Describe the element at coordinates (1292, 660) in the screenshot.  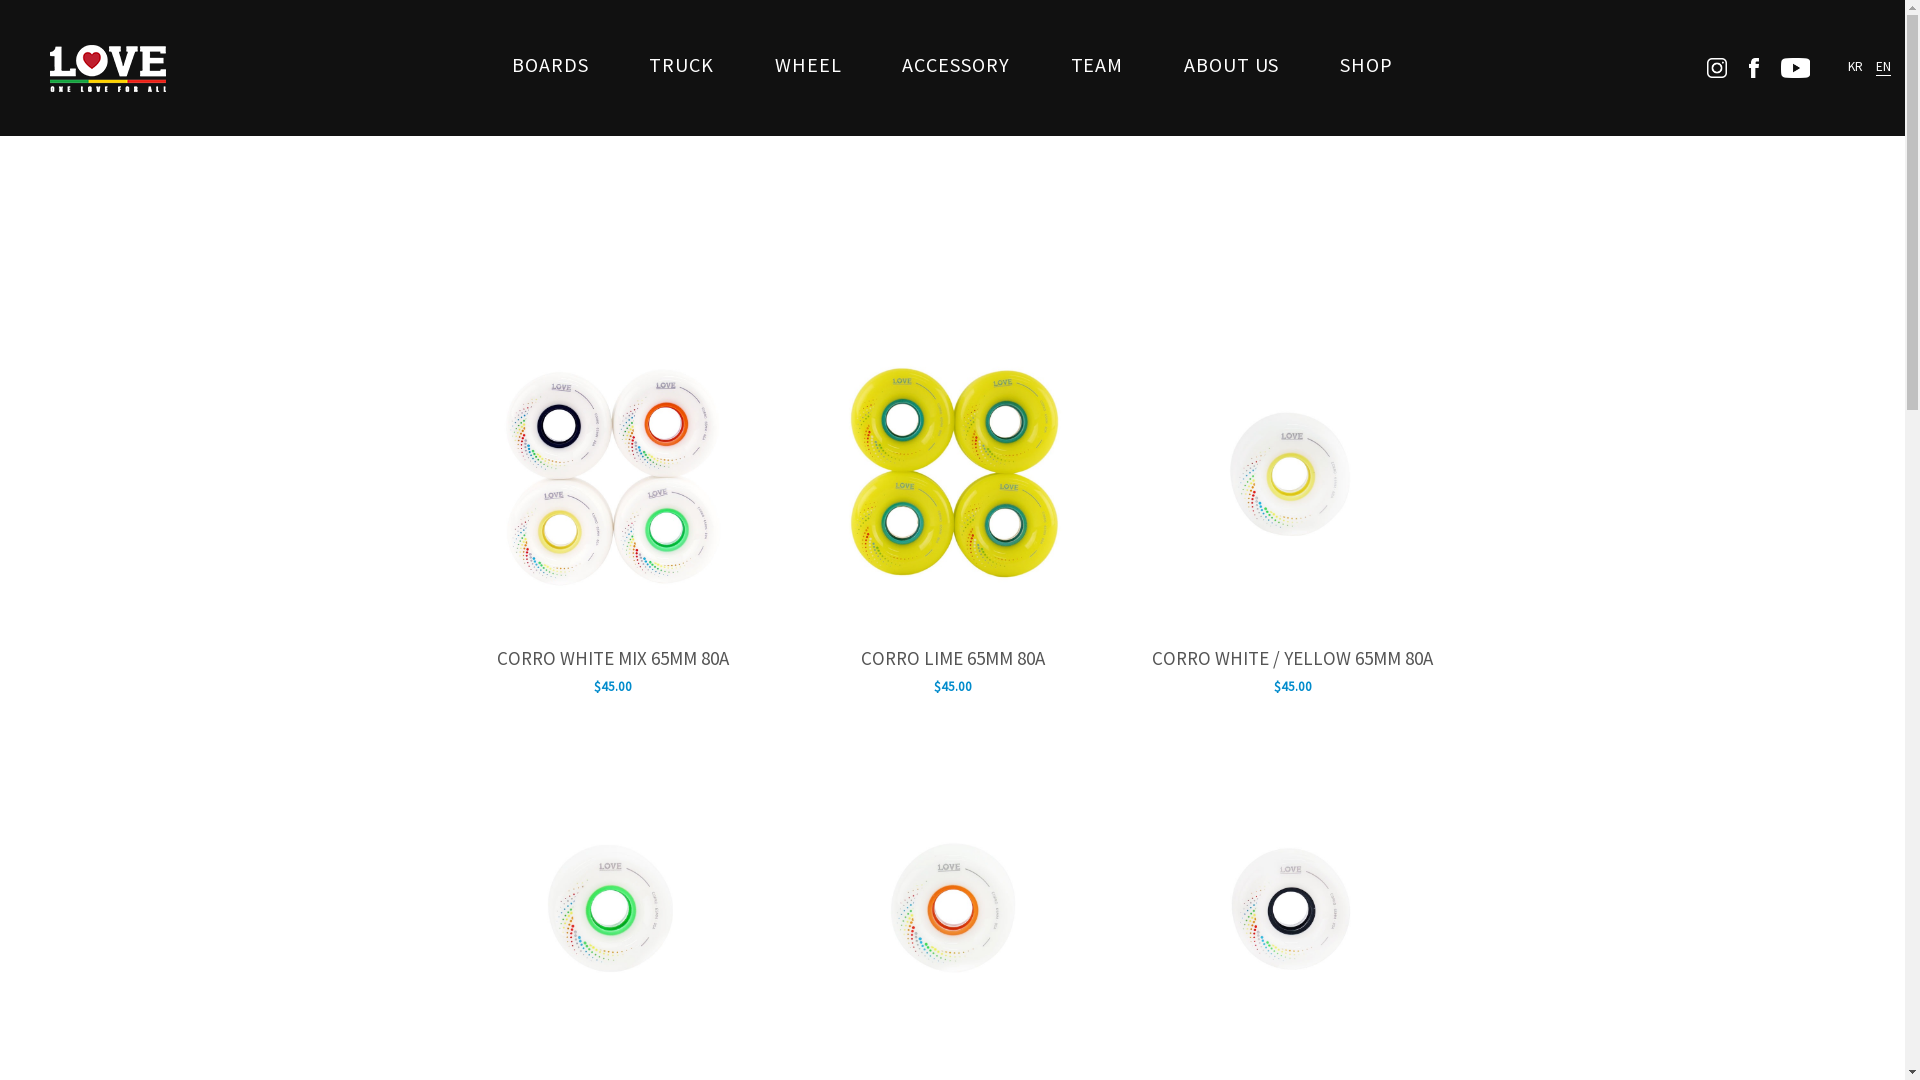
I see `'CORRO WHITE / YELLOW 65MM 80A'` at that location.